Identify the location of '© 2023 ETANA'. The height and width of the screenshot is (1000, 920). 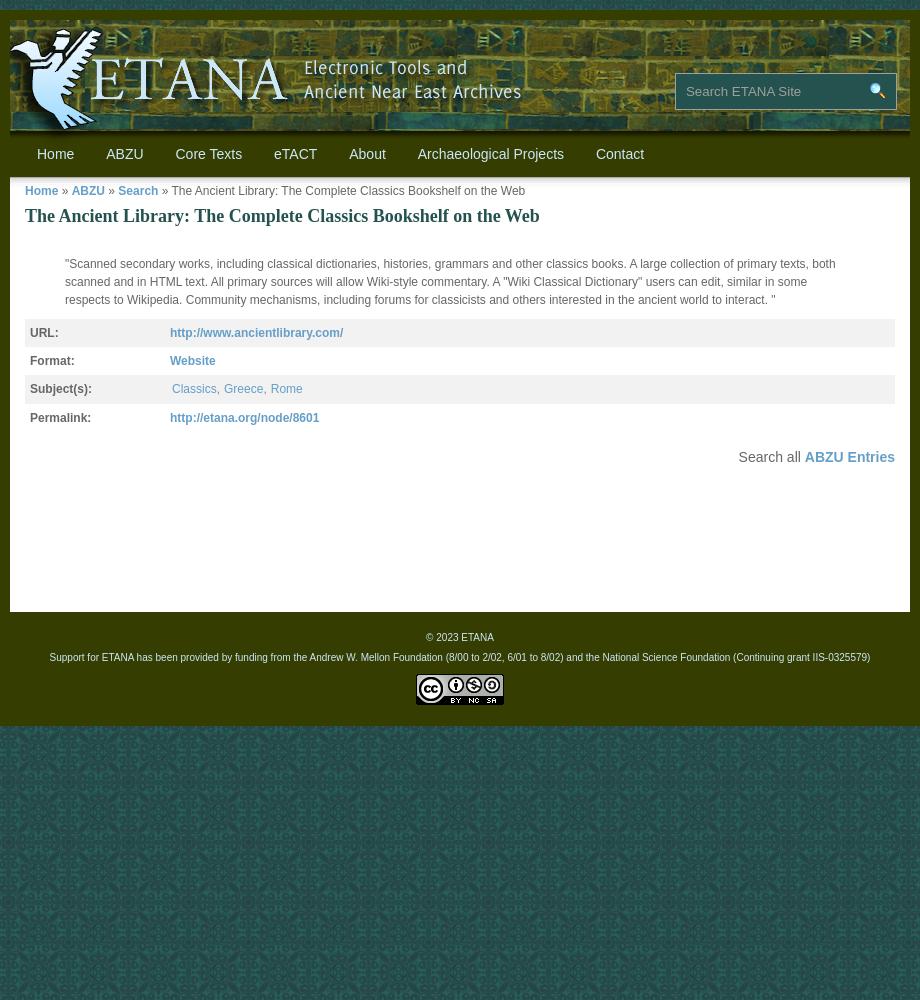
(458, 637).